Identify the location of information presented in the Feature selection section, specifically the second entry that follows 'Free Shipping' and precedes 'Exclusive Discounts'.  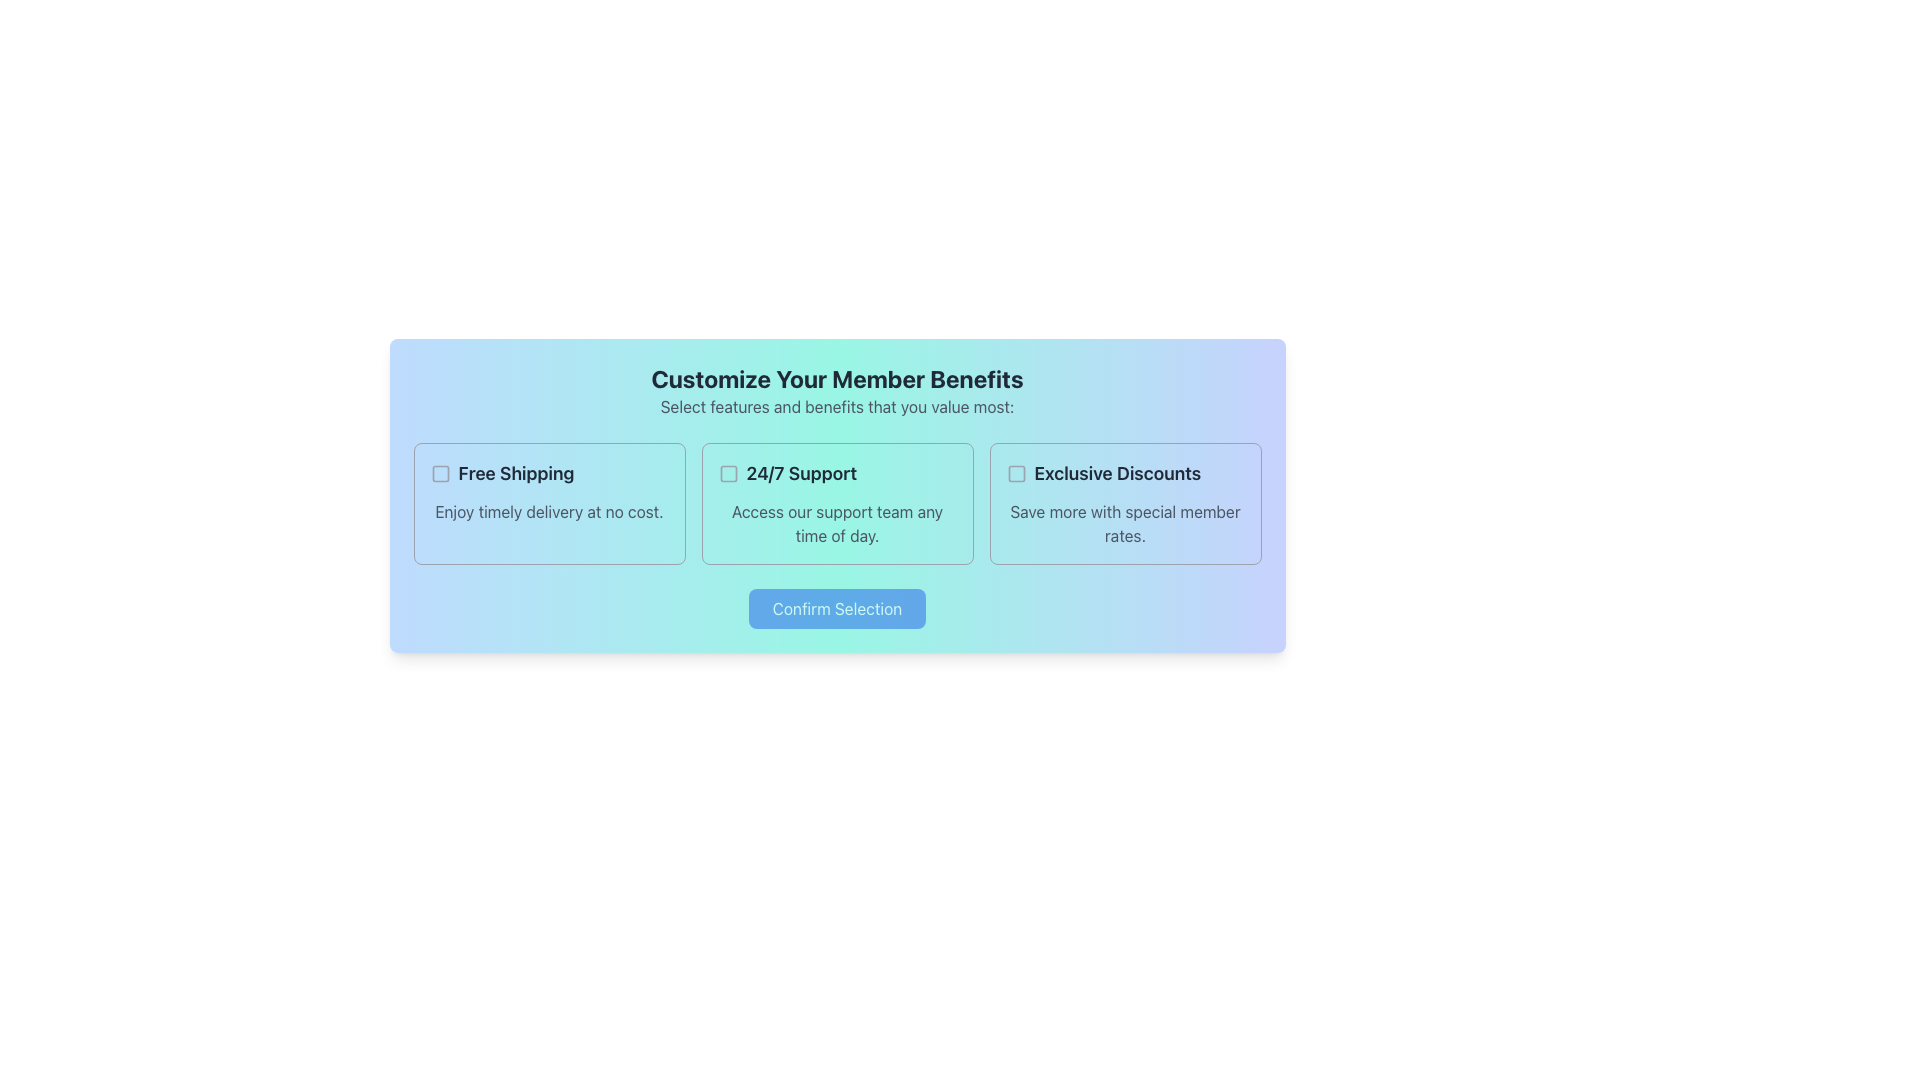
(837, 503).